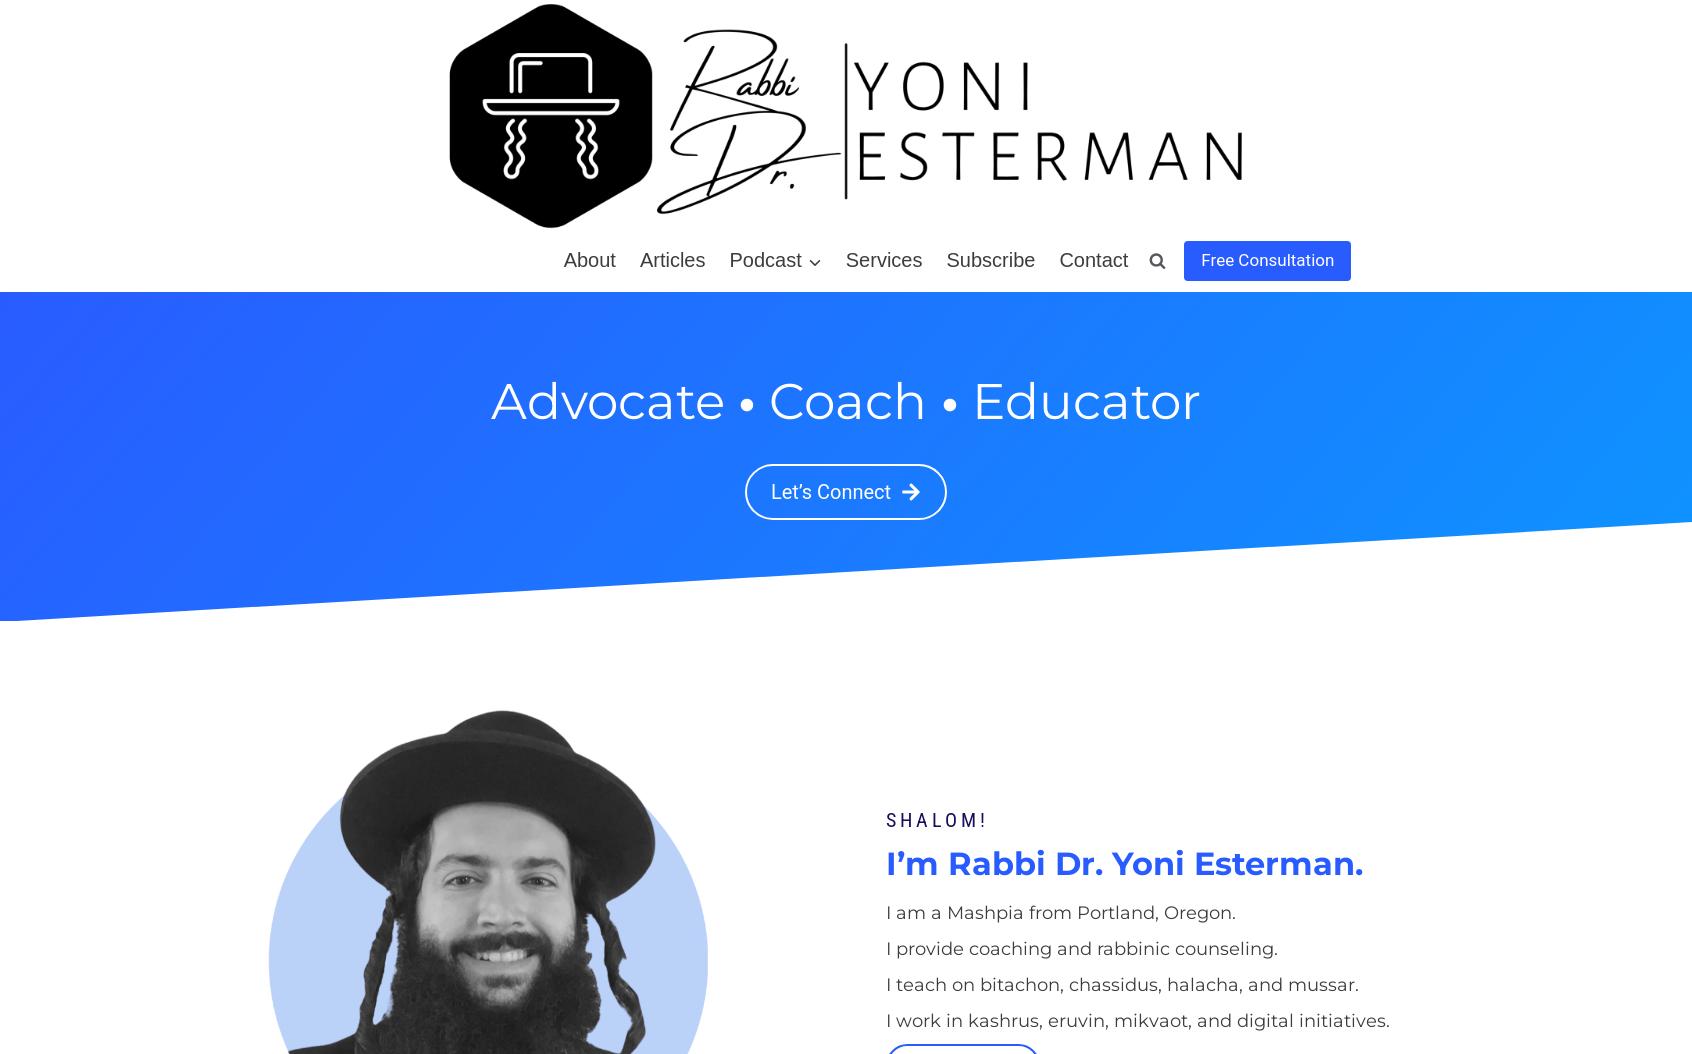  I want to click on 'Let’s Connect', so click(830, 489).